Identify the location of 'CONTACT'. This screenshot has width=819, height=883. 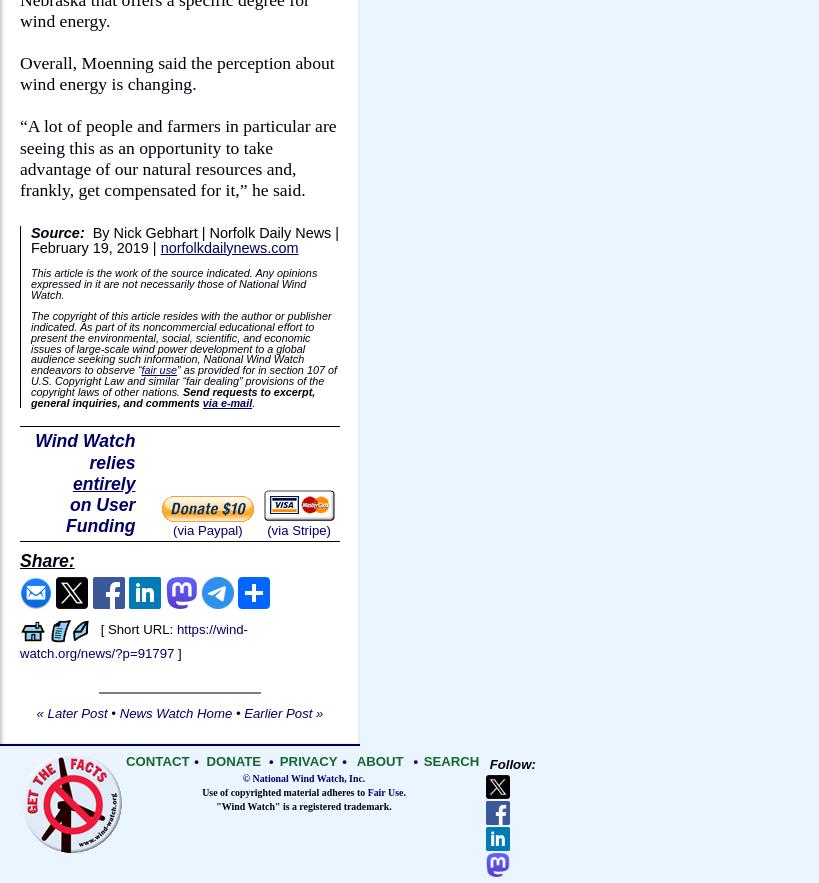
(156, 761).